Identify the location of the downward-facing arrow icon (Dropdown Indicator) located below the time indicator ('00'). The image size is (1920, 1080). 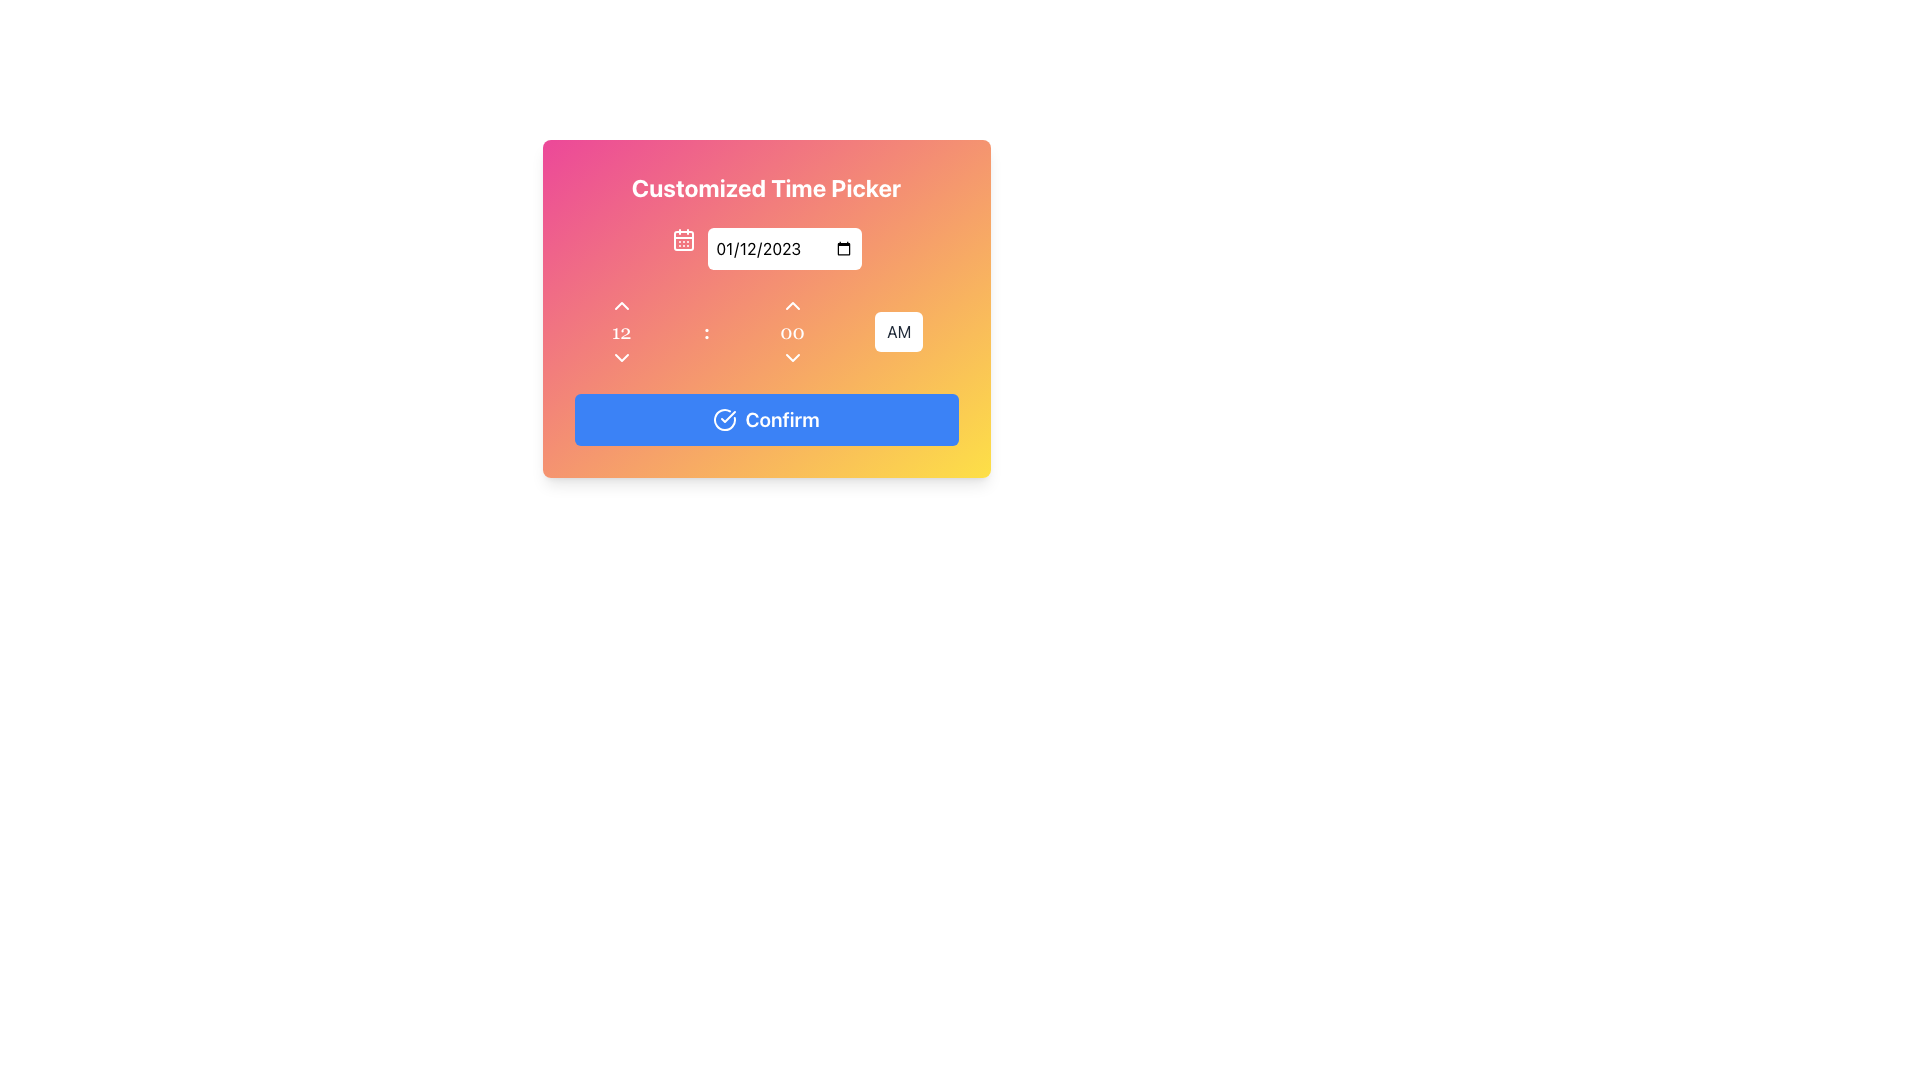
(791, 357).